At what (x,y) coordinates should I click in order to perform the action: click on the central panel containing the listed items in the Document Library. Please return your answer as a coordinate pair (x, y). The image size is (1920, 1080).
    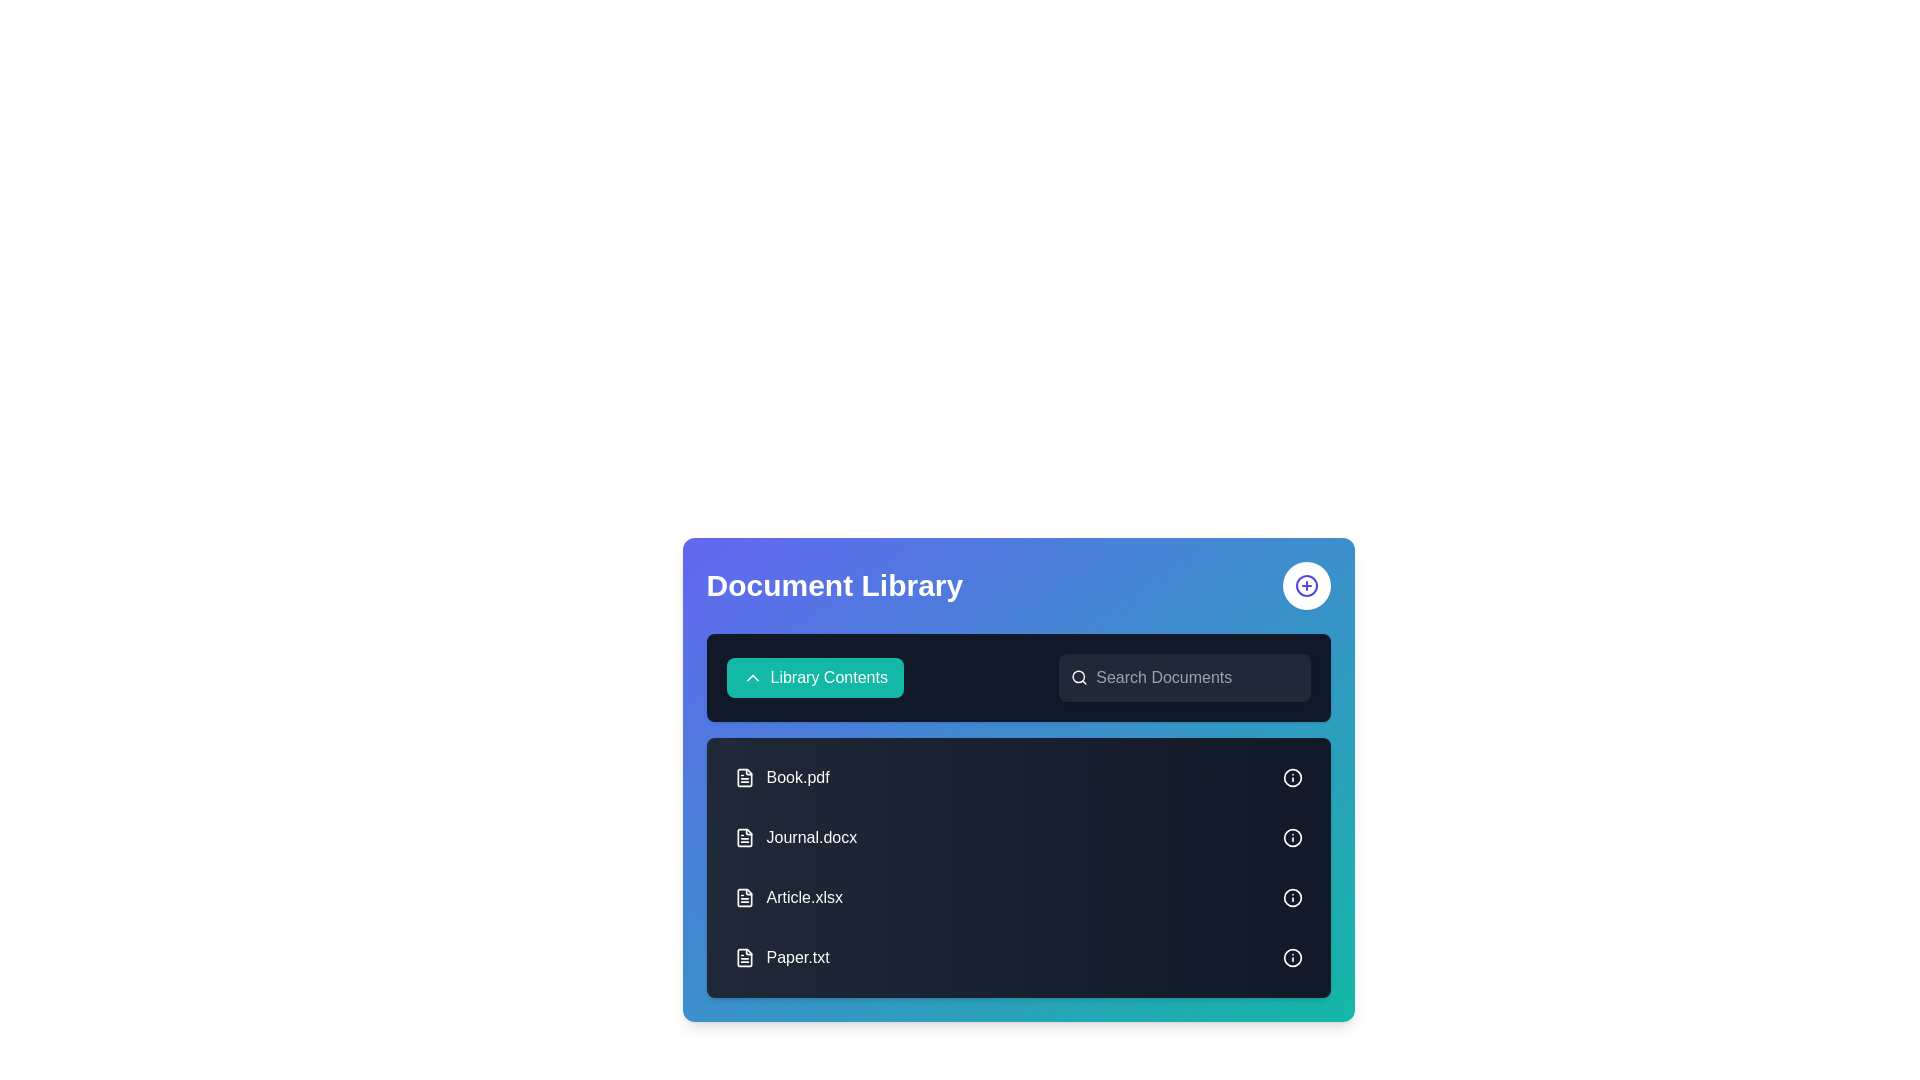
    Looking at the image, I should click on (1018, 866).